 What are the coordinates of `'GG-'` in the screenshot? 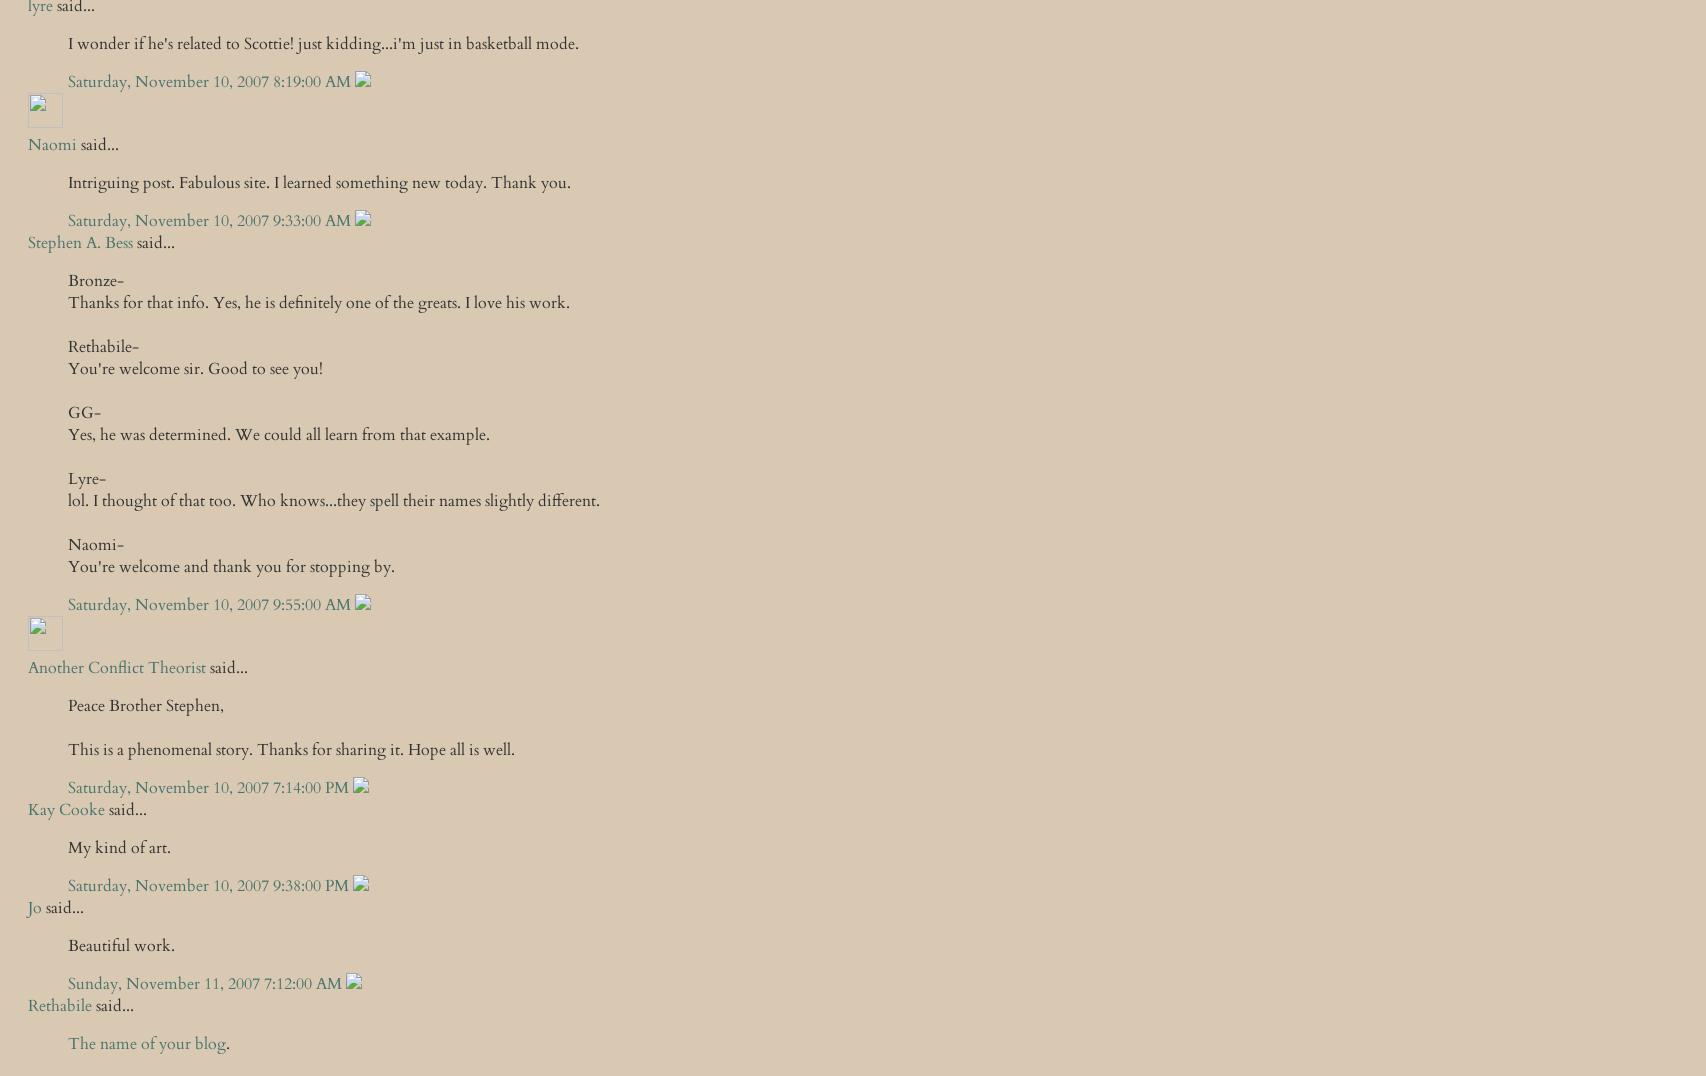 It's located at (84, 412).